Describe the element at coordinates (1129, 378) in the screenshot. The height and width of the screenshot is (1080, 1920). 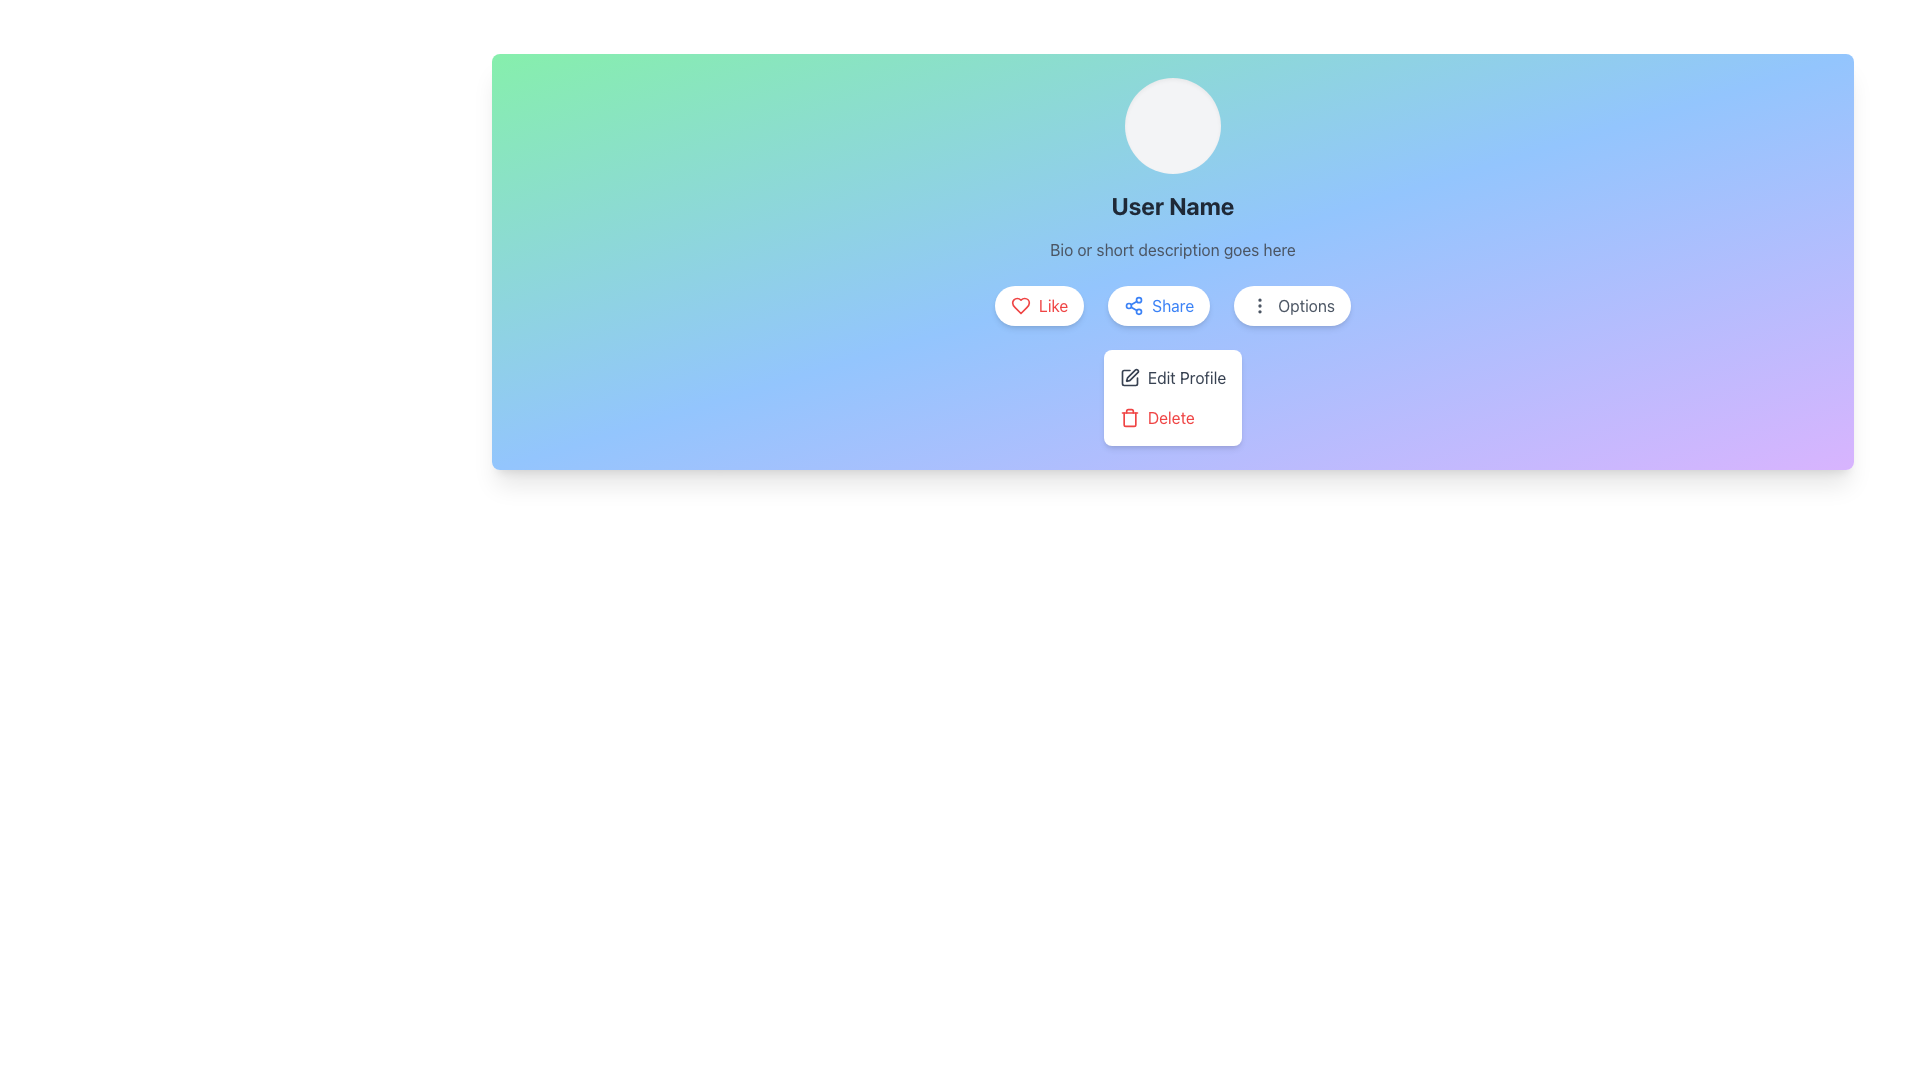
I see `the editing icon with a pen at the top right corner in the context menu` at that location.